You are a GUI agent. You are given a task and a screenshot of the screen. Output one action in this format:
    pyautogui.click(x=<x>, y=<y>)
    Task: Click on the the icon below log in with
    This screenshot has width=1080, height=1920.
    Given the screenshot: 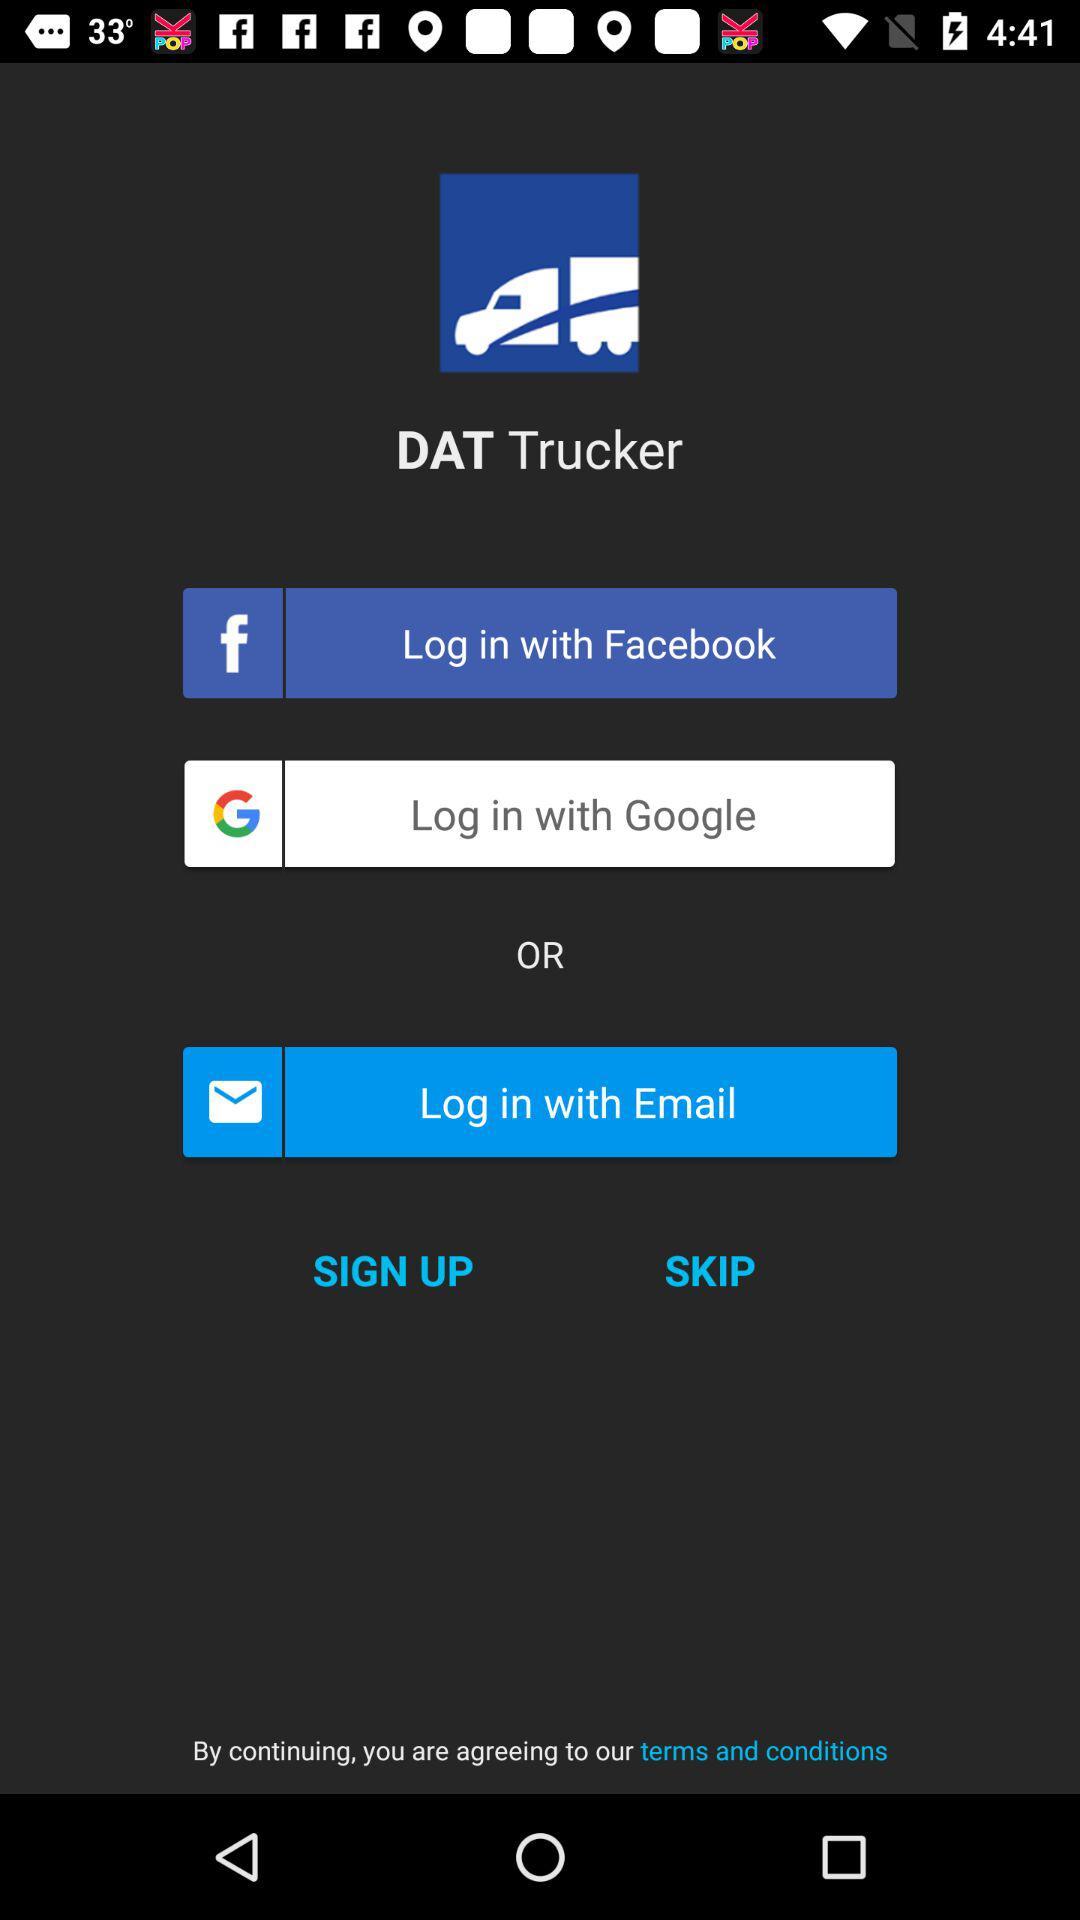 What is the action you would take?
    pyautogui.click(x=393, y=1269)
    